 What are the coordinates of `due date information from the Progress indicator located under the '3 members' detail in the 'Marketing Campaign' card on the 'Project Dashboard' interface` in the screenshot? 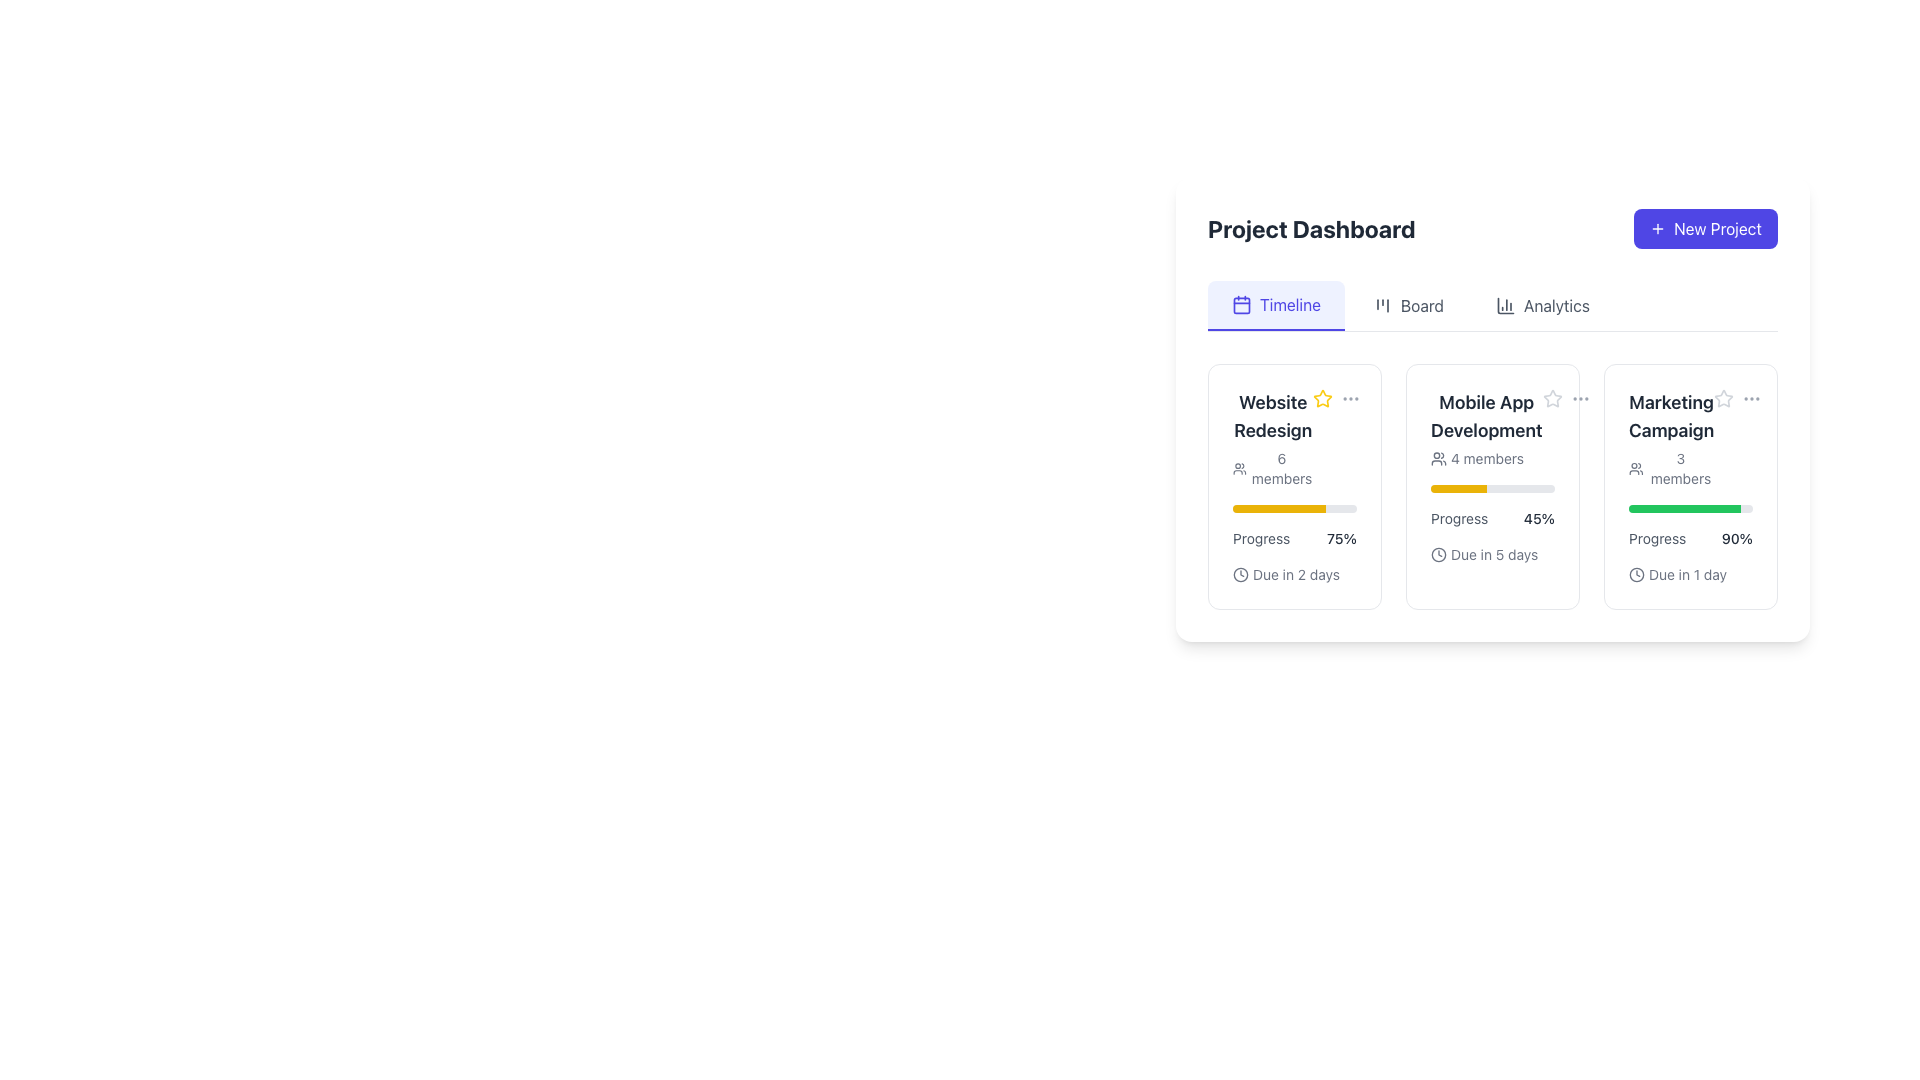 It's located at (1689, 544).